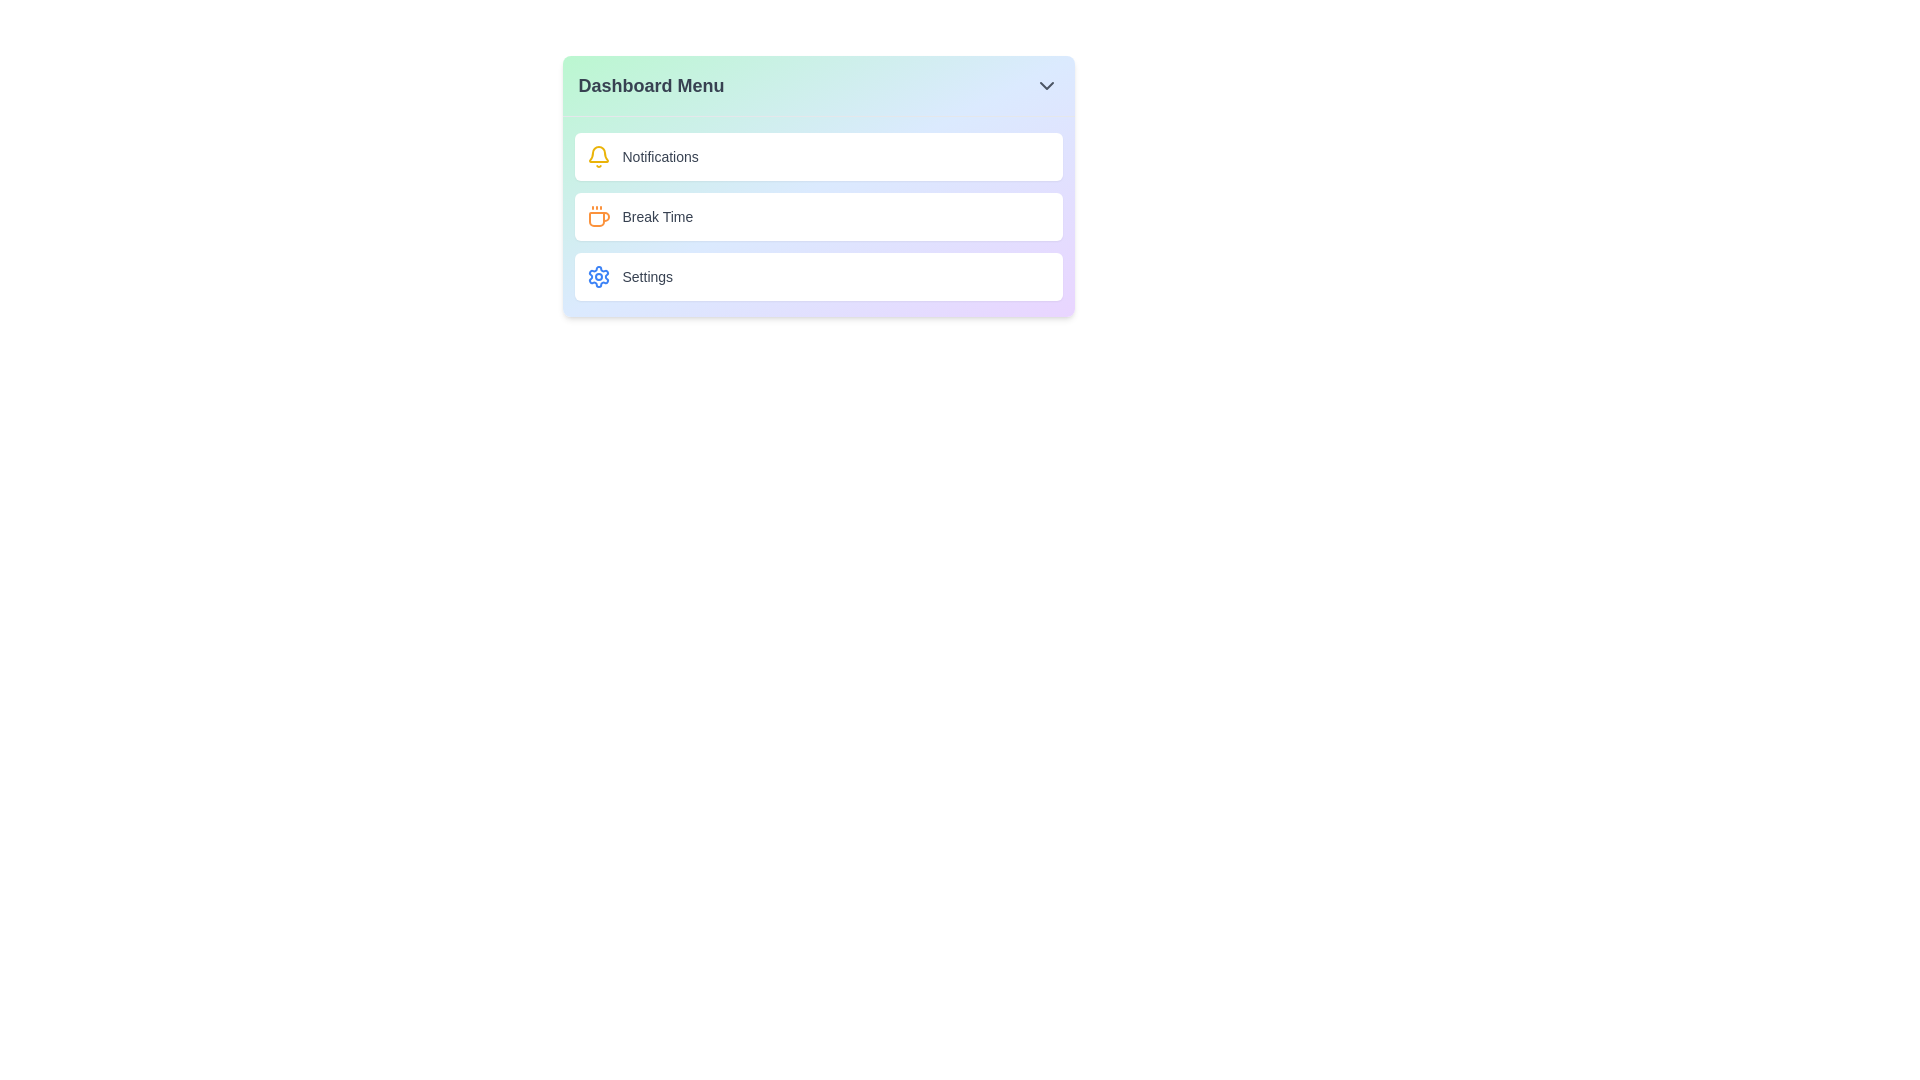 The height and width of the screenshot is (1080, 1920). Describe the element at coordinates (647, 277) in the screenshot. I see `the 'Settings' label in the 'Dashboard Menu' which is the third menu item in a vertical list, indicating its purpose or category` at that location.